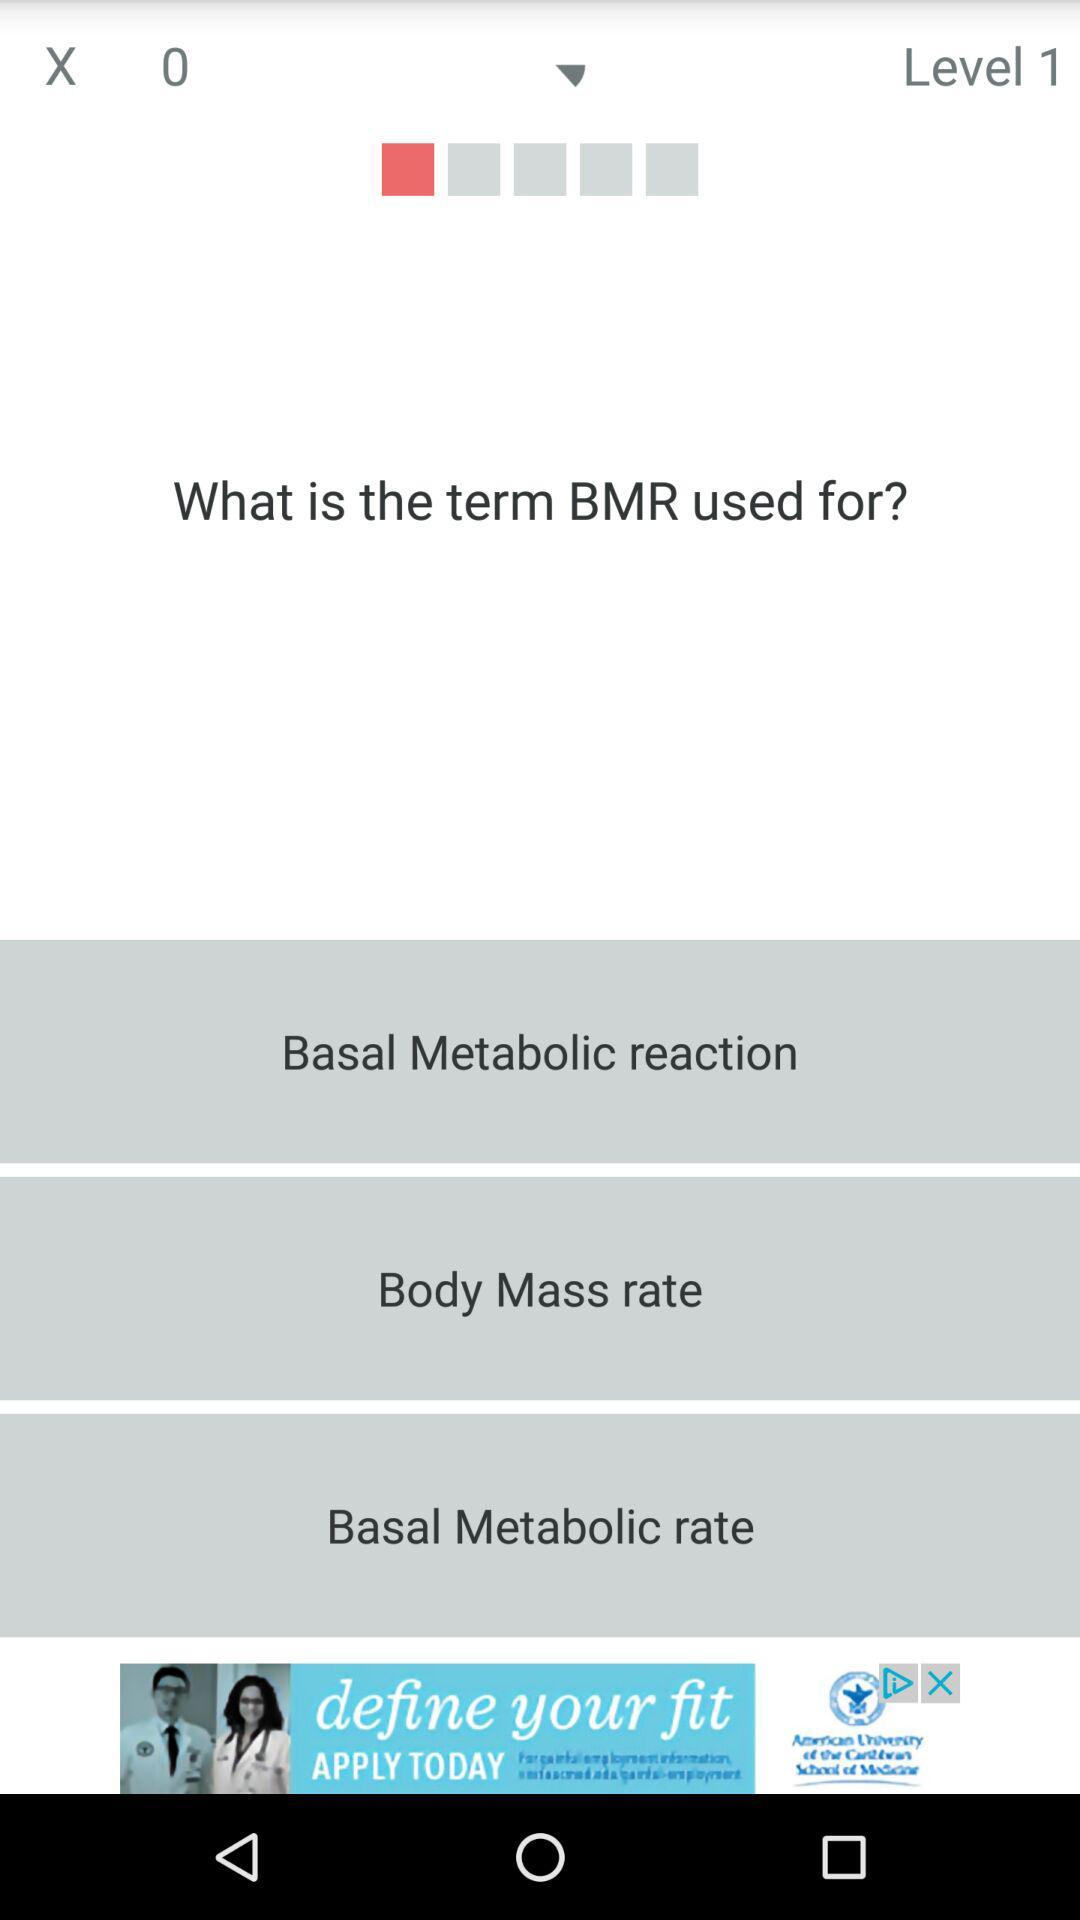 Image resolution: width=1080 pixels, height=1920 pixels. What do you see at coordinates (540, 1727) in the screenshot?
I see `open advertisement` at bounding box center [540, 1727].